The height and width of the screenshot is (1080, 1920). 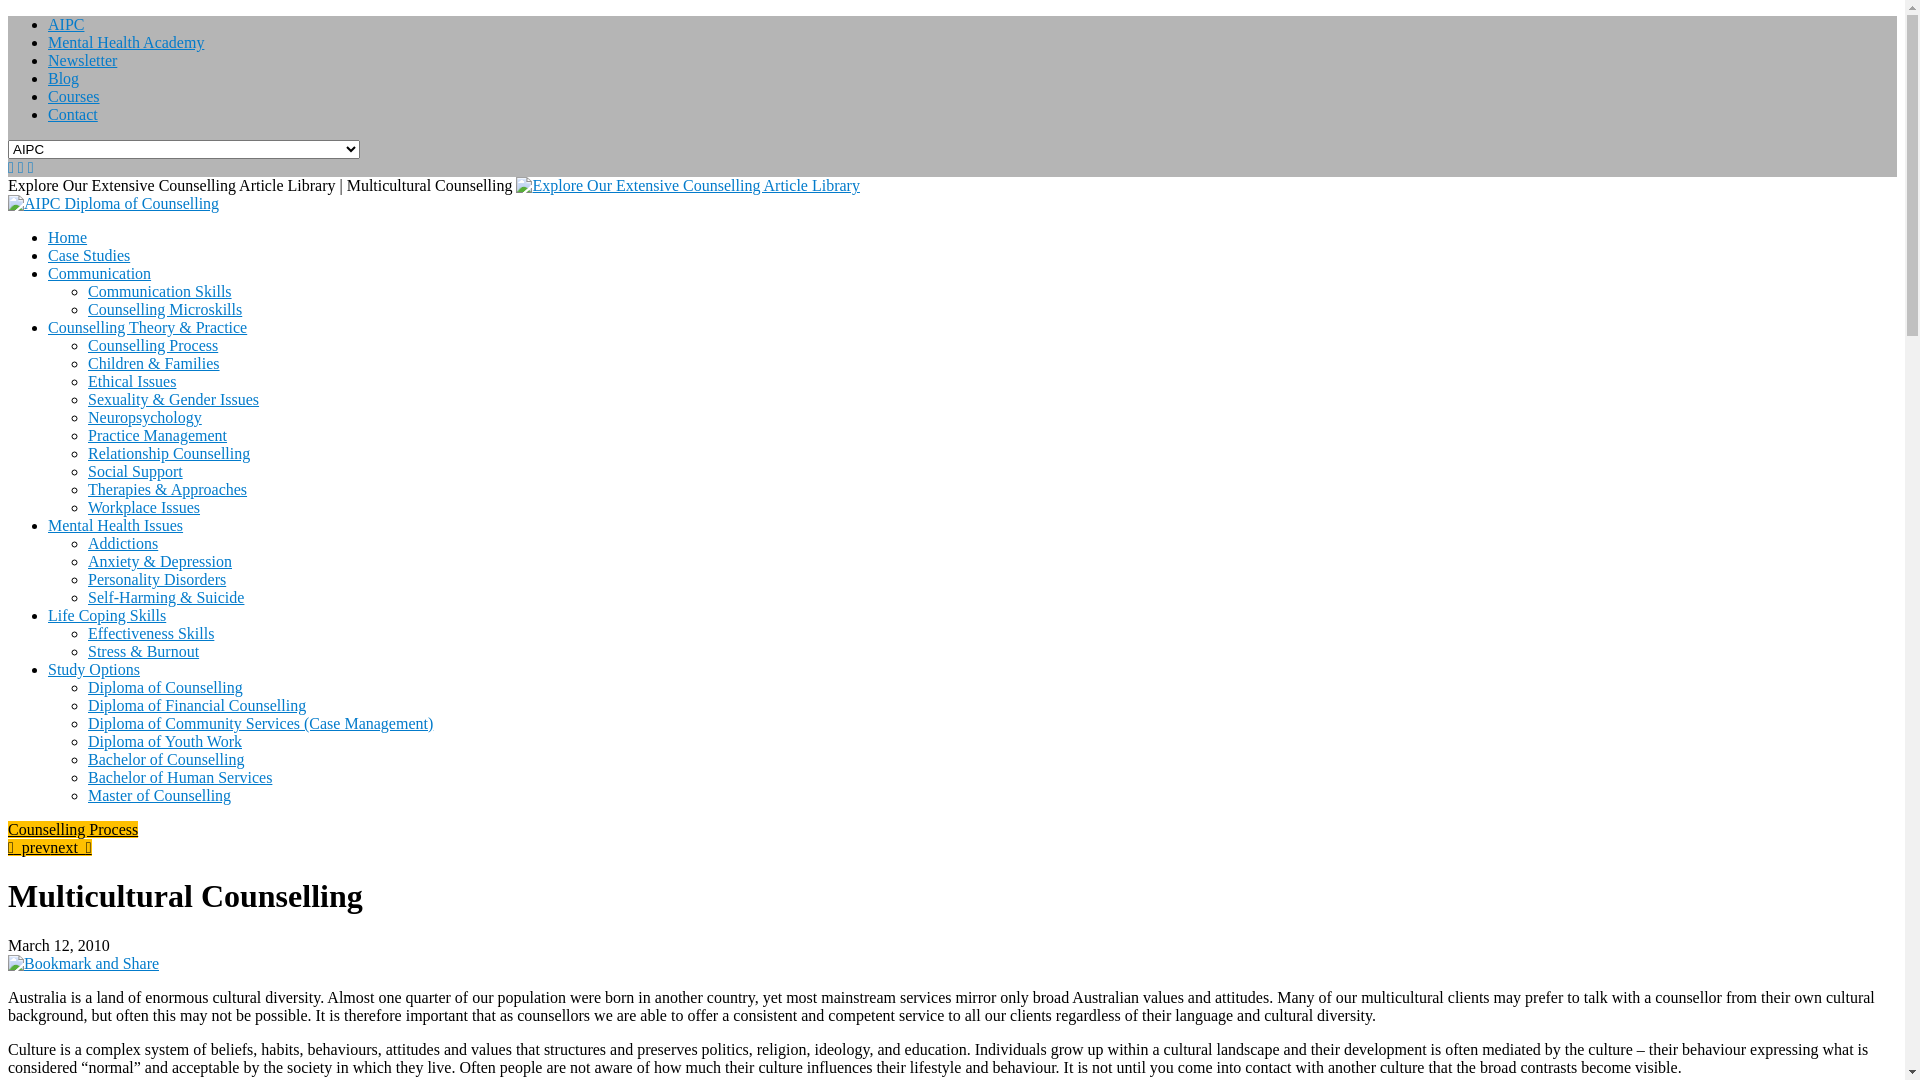 I want to click on 'Addictions', so click(x=122, y=543).